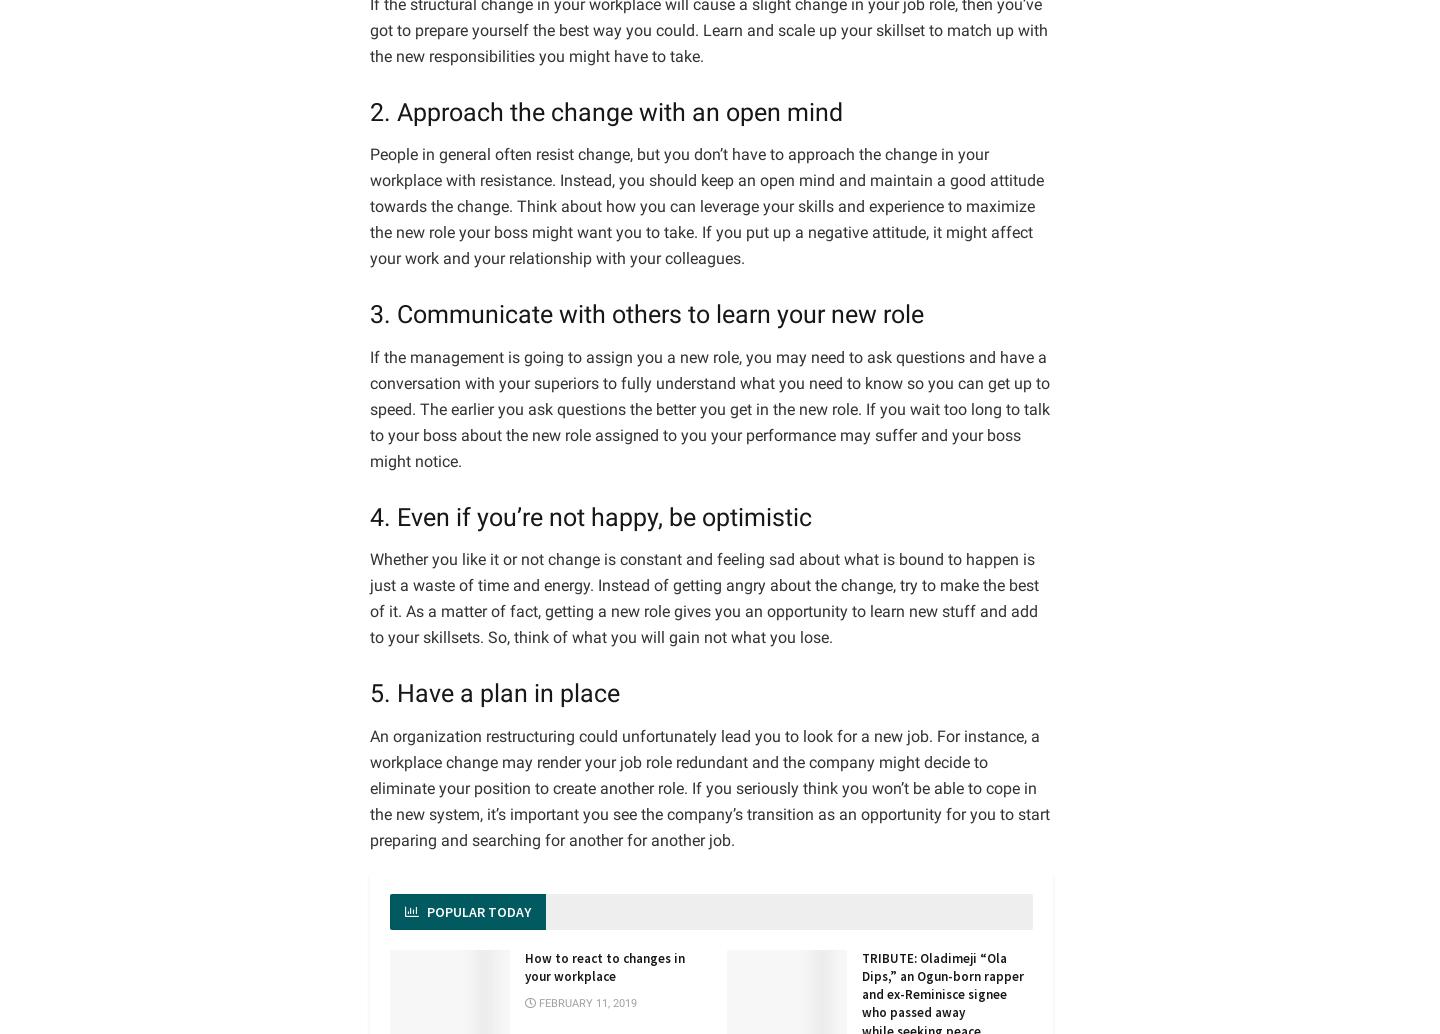 This screenshot has height=1034, width=1440. What do you see at coordinates (368, 111) in the screenshot?
I see `'2. Approach the change with an open mind'` at bounding box center [368, 111].